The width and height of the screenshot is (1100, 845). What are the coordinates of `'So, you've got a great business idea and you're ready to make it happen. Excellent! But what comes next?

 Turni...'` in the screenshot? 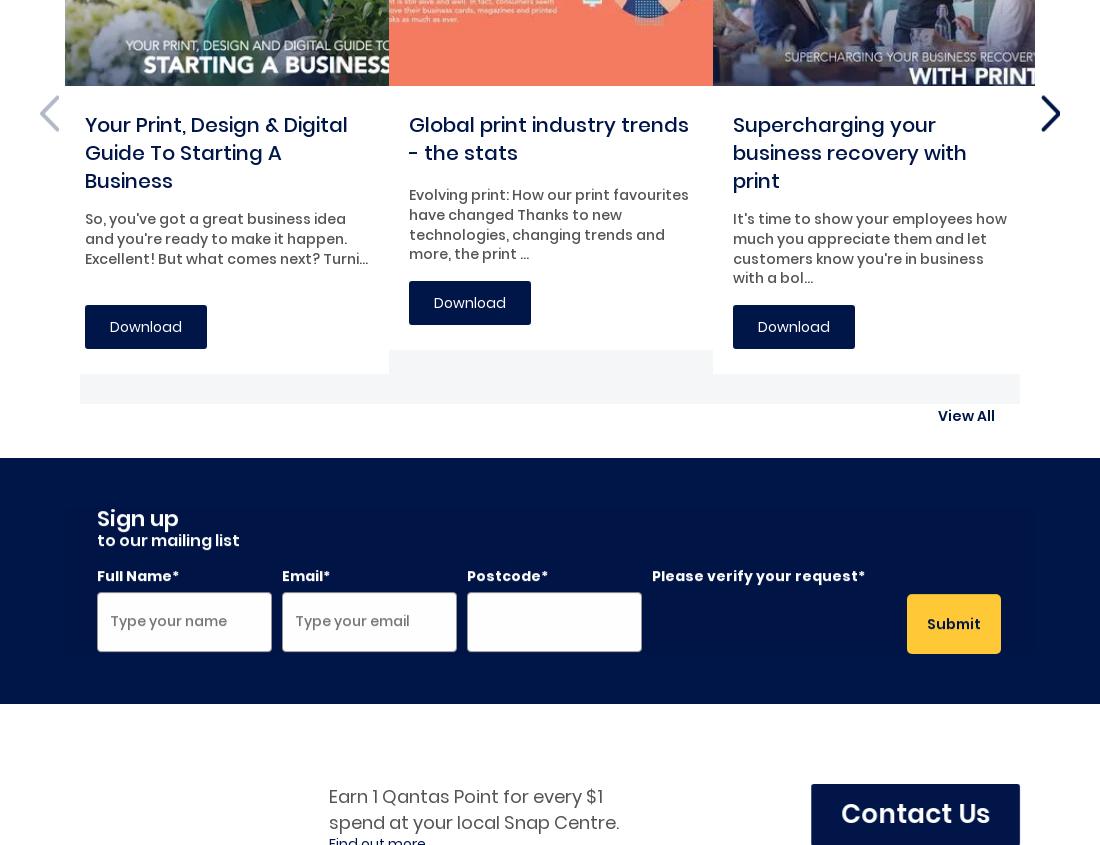 It's located at (226, 237).